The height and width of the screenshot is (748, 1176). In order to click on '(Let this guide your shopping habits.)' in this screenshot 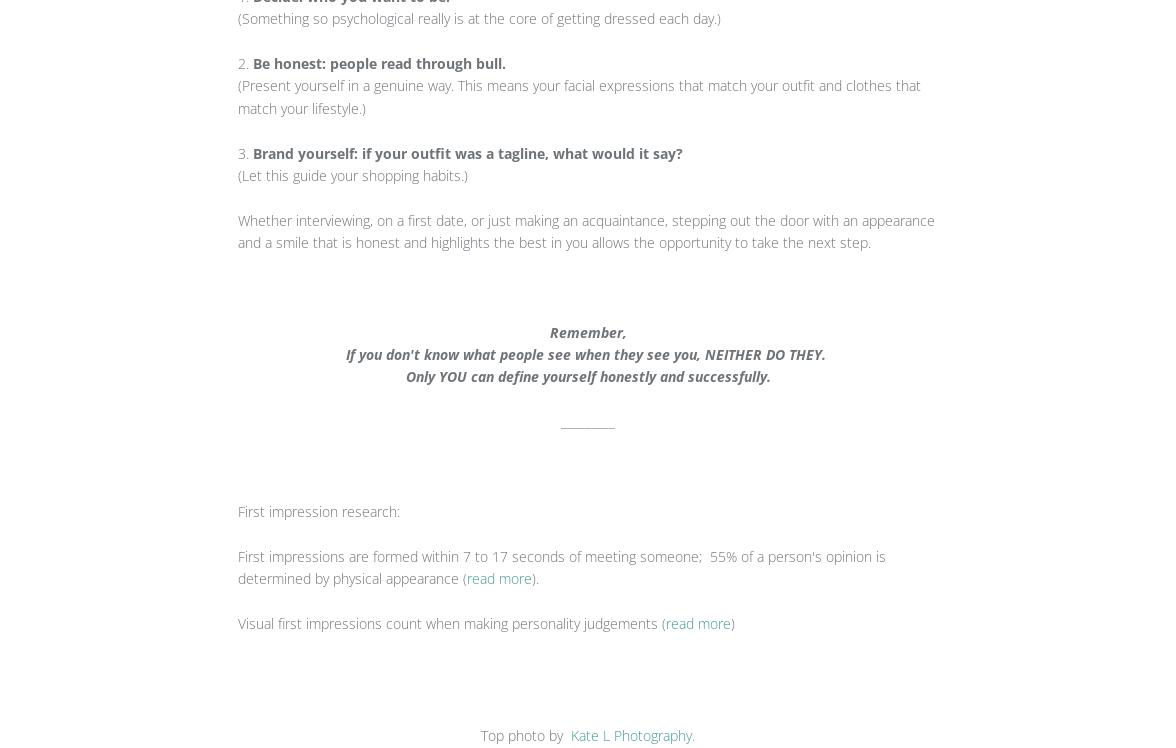, I will do `click(352, 173)`.